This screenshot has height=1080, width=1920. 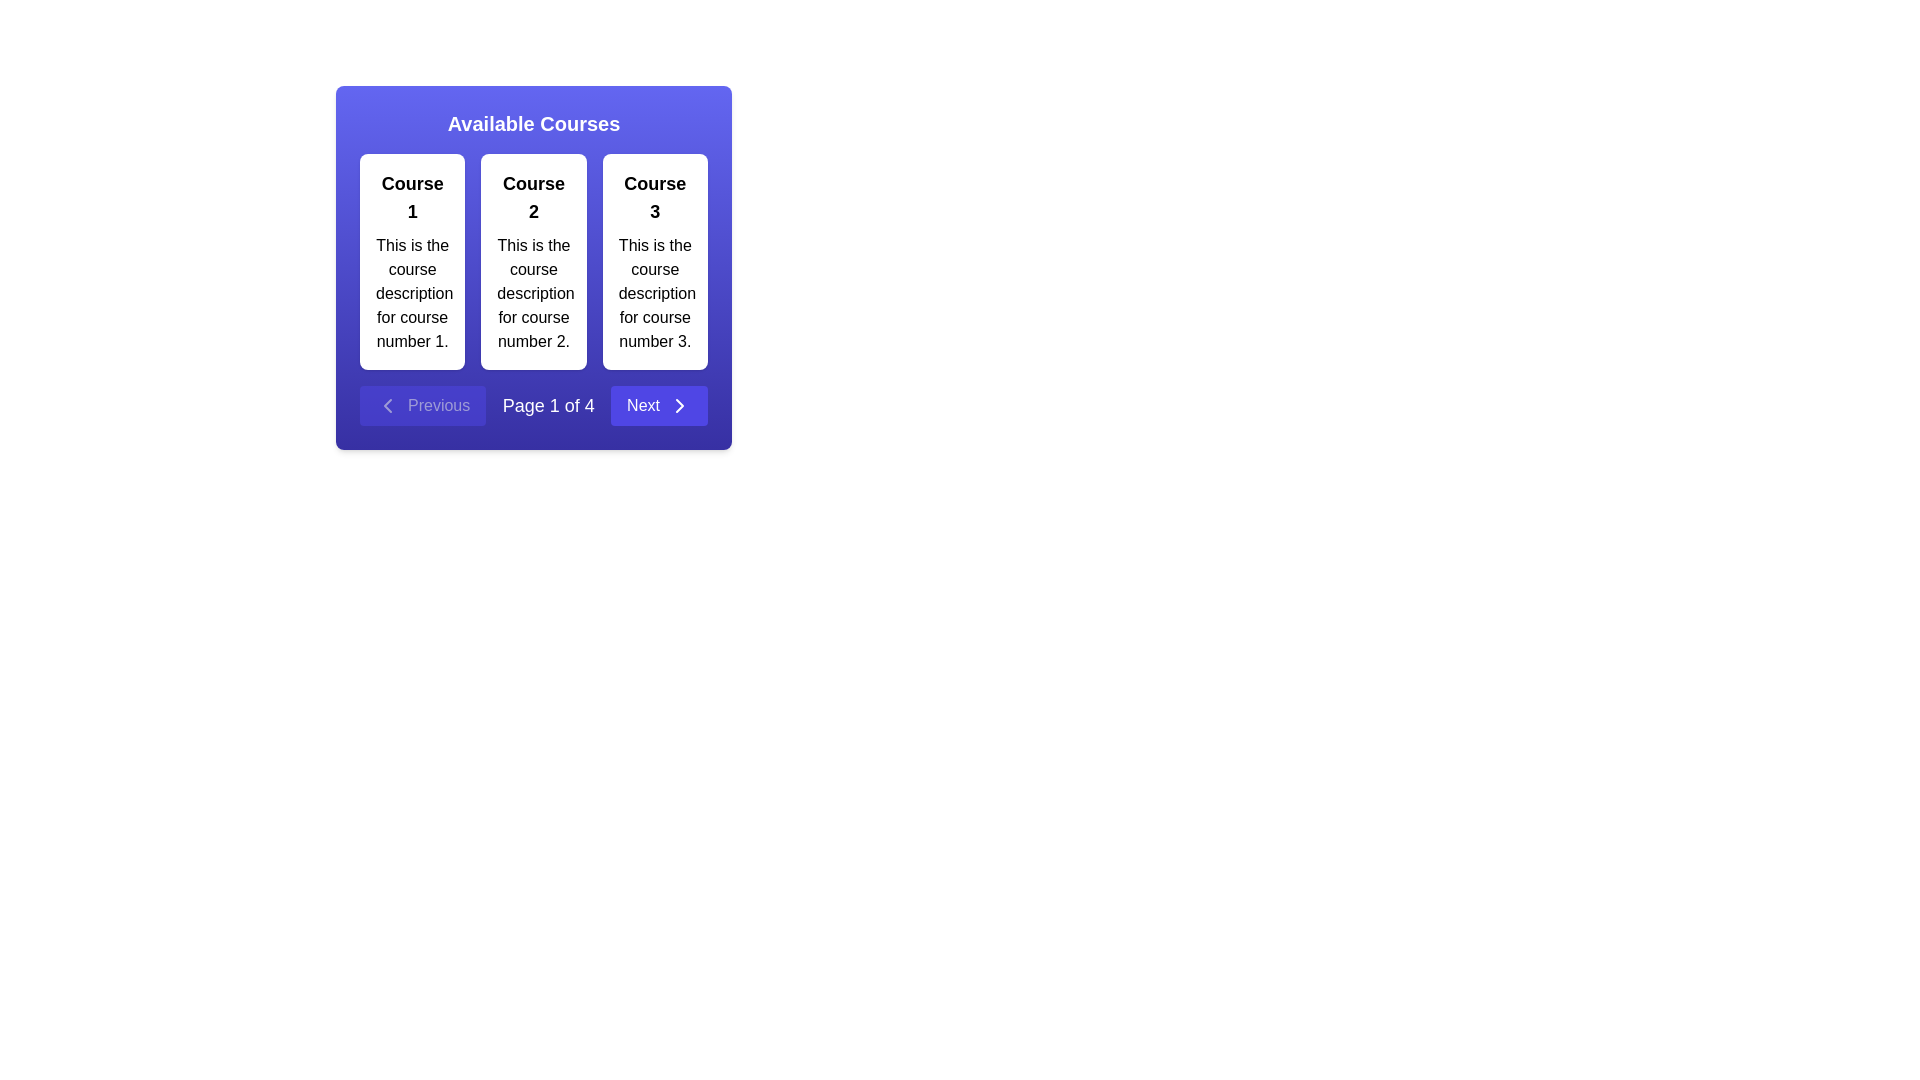 What do you see at coordinates (655, 293) in the screenshot?
I see `the text block stating 'This is the course description for course number 3.' located within the card labeled 'Course 3'` at bounding box center [655, 293].